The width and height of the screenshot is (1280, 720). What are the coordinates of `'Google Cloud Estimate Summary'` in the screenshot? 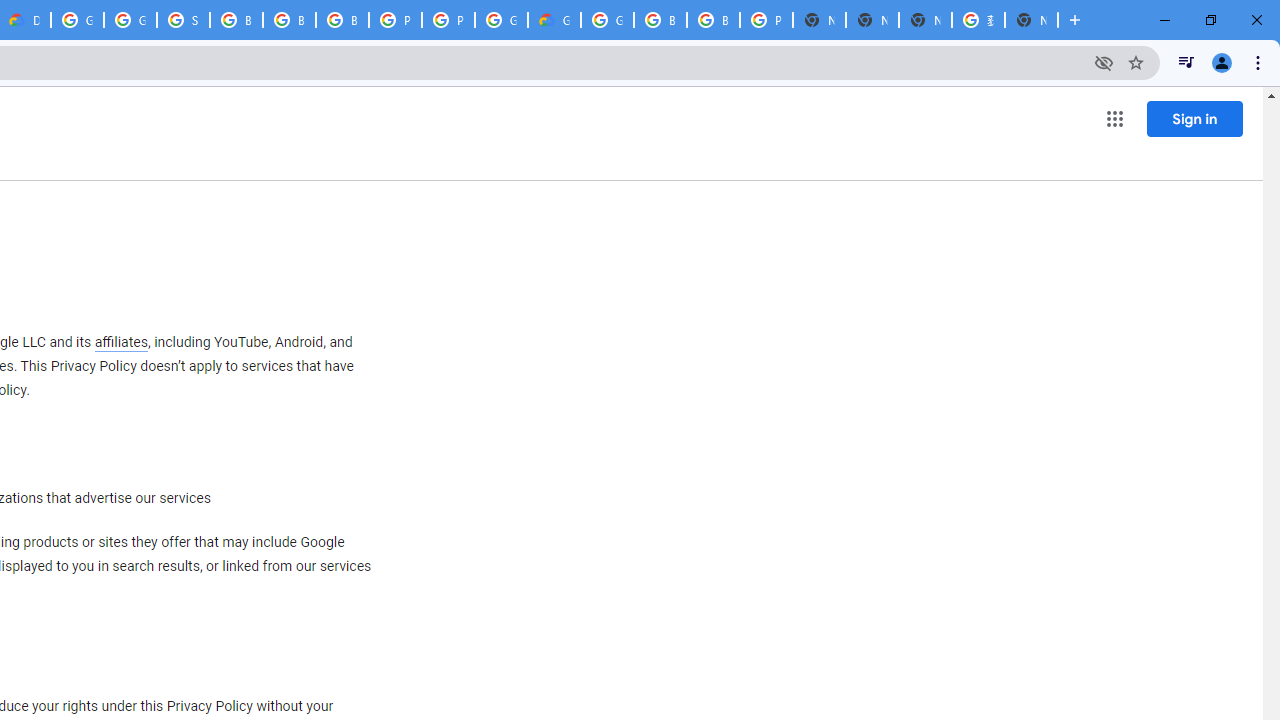 It's located at (554, 20).